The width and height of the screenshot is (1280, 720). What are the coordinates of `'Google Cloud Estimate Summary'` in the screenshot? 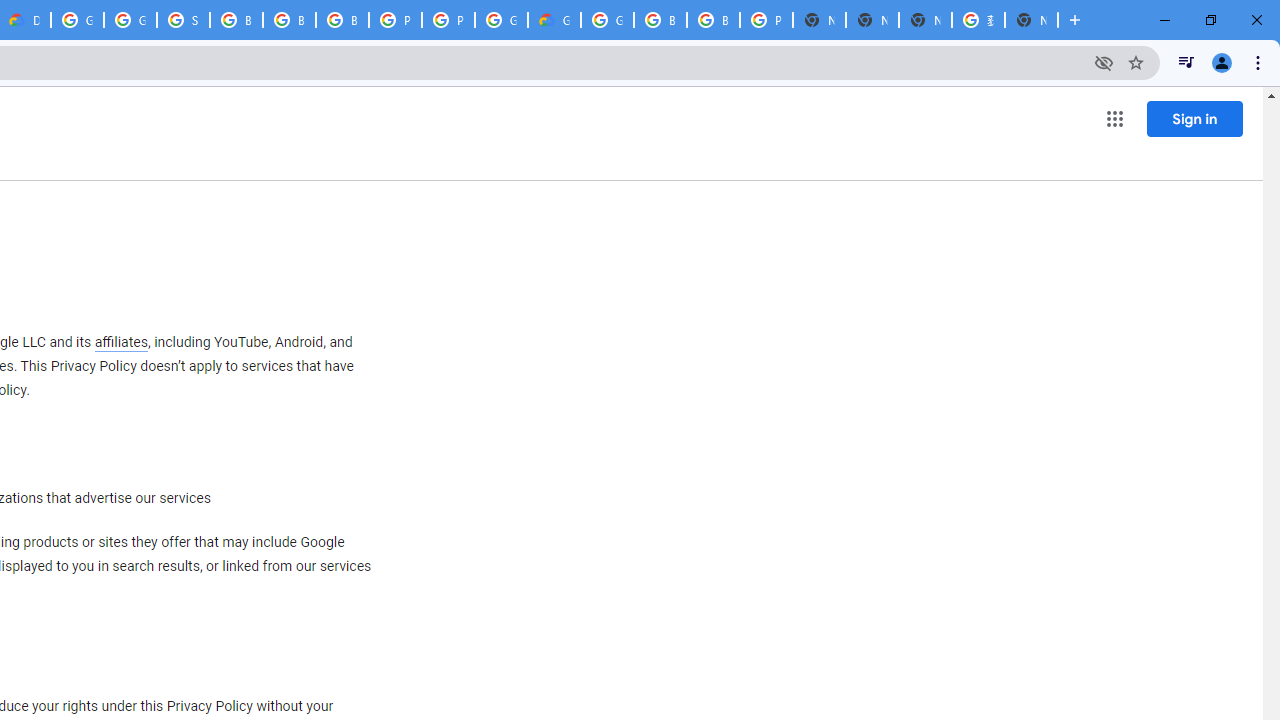 It's located at (554, 20).